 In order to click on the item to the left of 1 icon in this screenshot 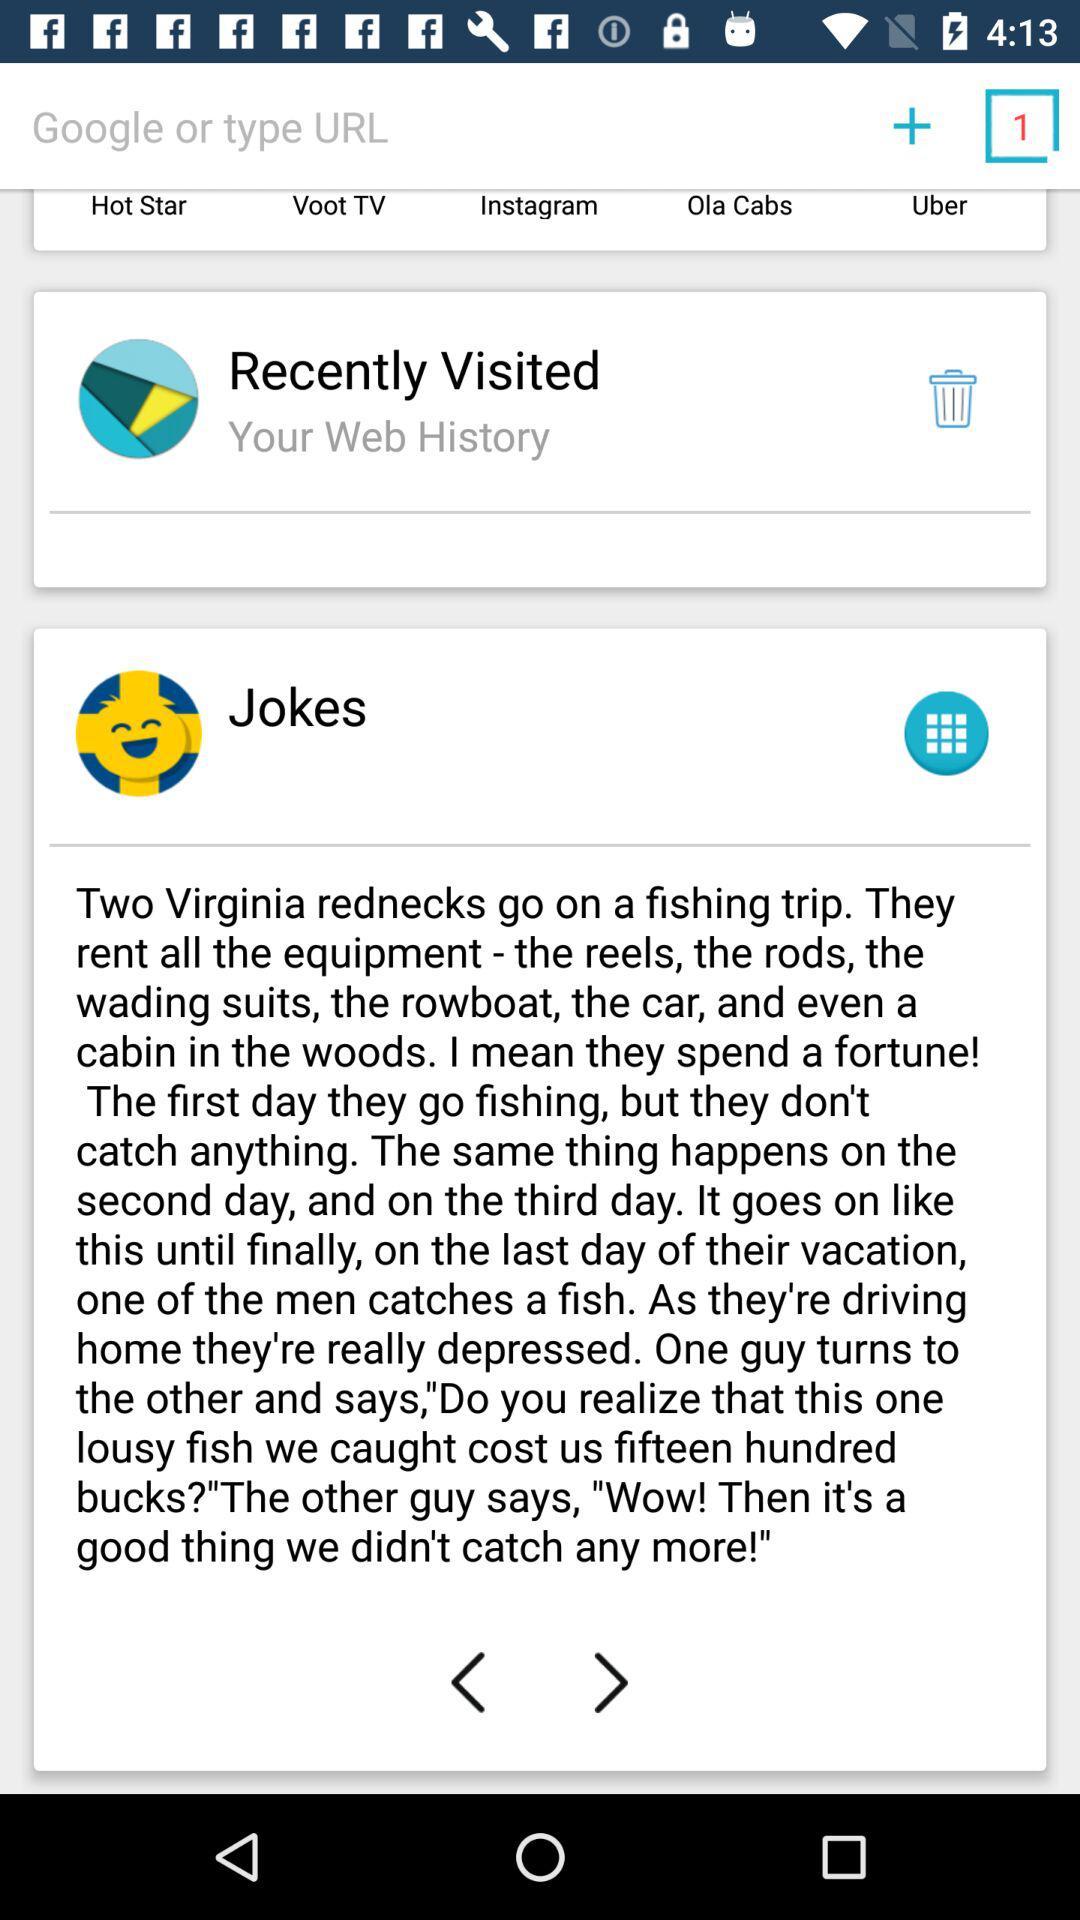, I will do `click(911, 124)`.